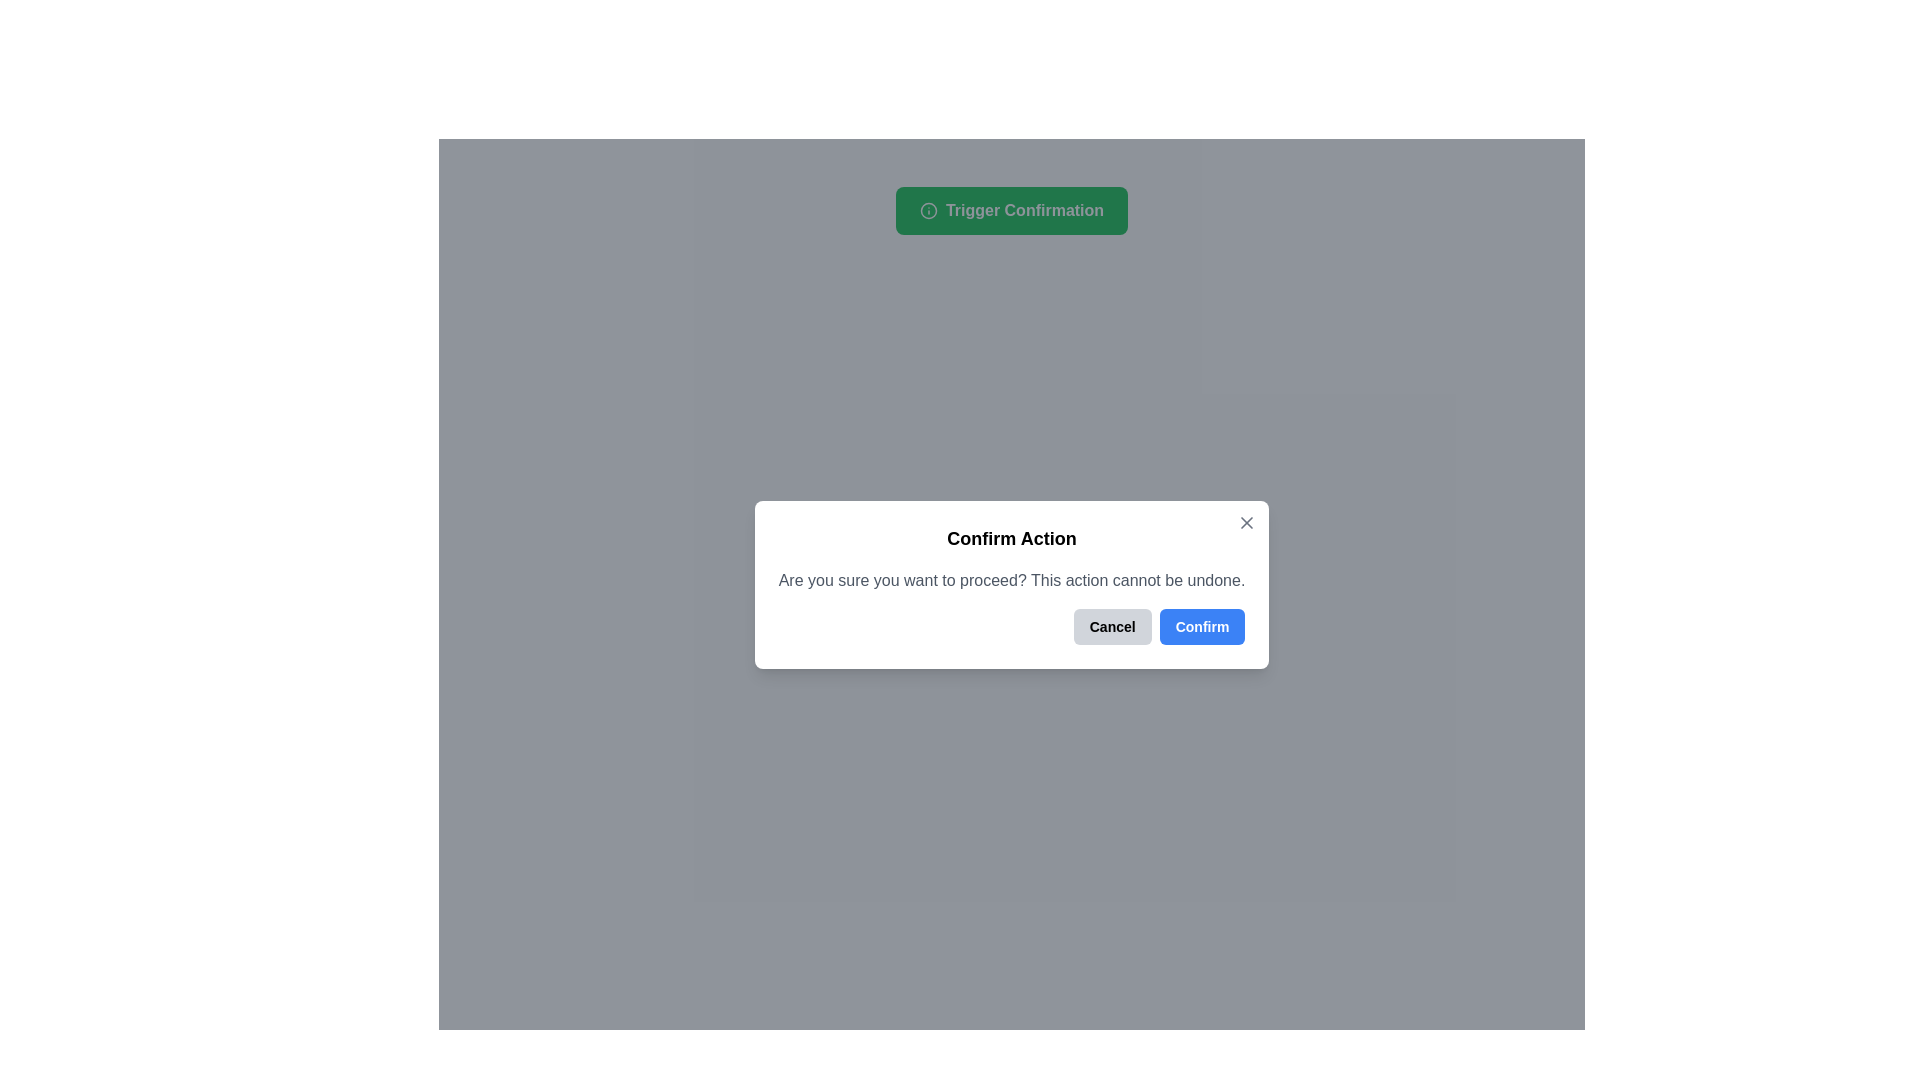 This screenshot has width=1920, height=1080. I want to click on the close button located in the top-right corner of the modal dialog, so click(1246, 521).